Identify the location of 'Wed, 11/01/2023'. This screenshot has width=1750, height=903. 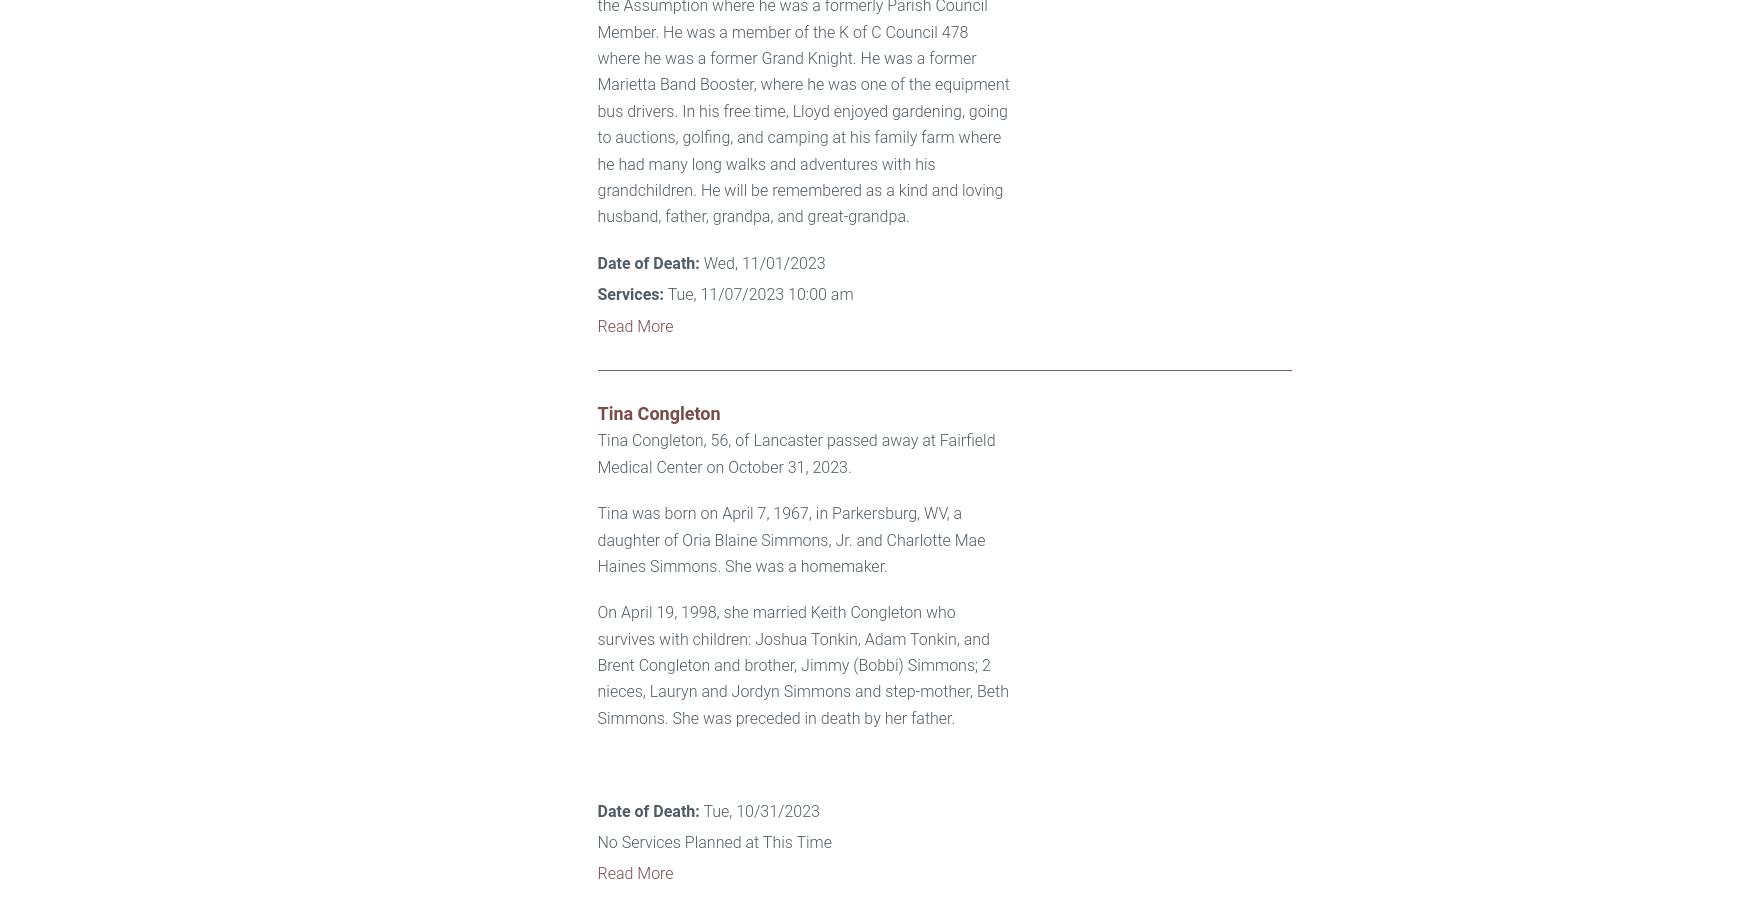
(760, 261).